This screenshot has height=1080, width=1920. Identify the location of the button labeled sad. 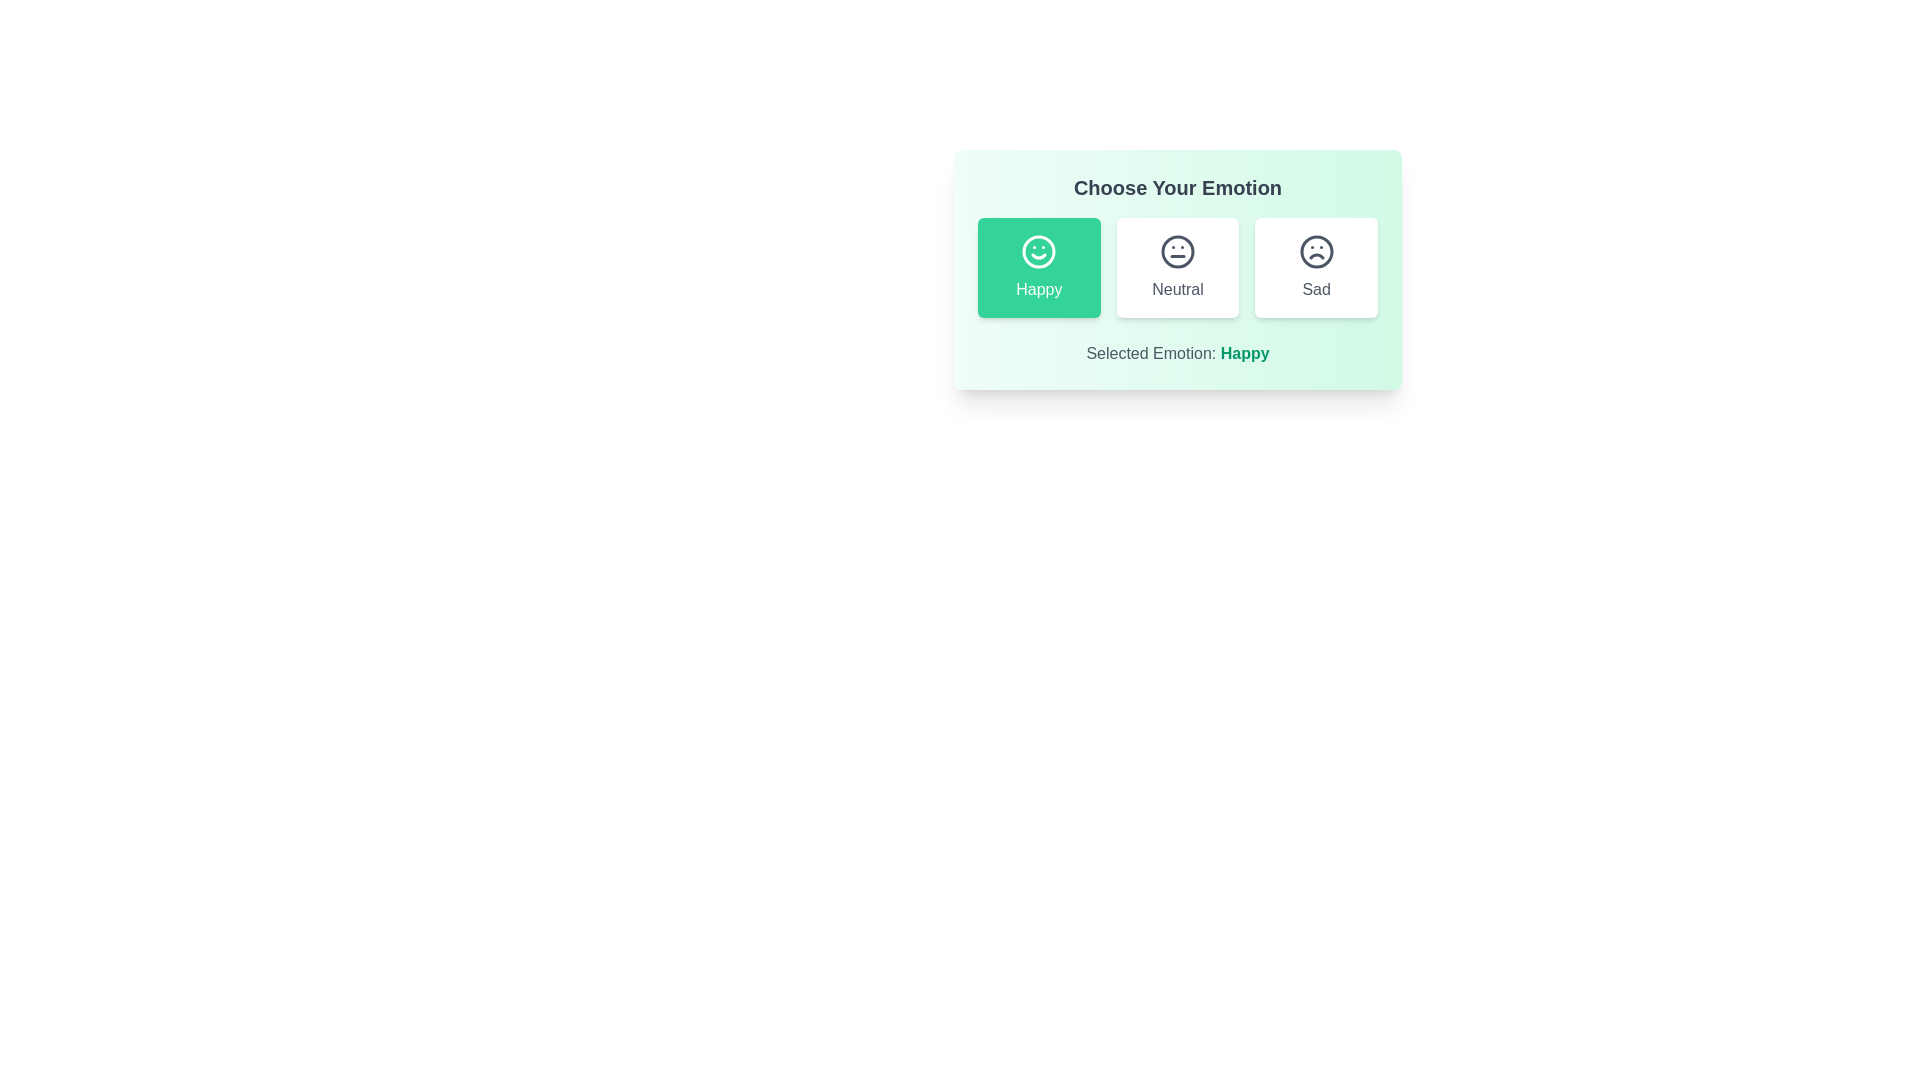
(1315, 266).